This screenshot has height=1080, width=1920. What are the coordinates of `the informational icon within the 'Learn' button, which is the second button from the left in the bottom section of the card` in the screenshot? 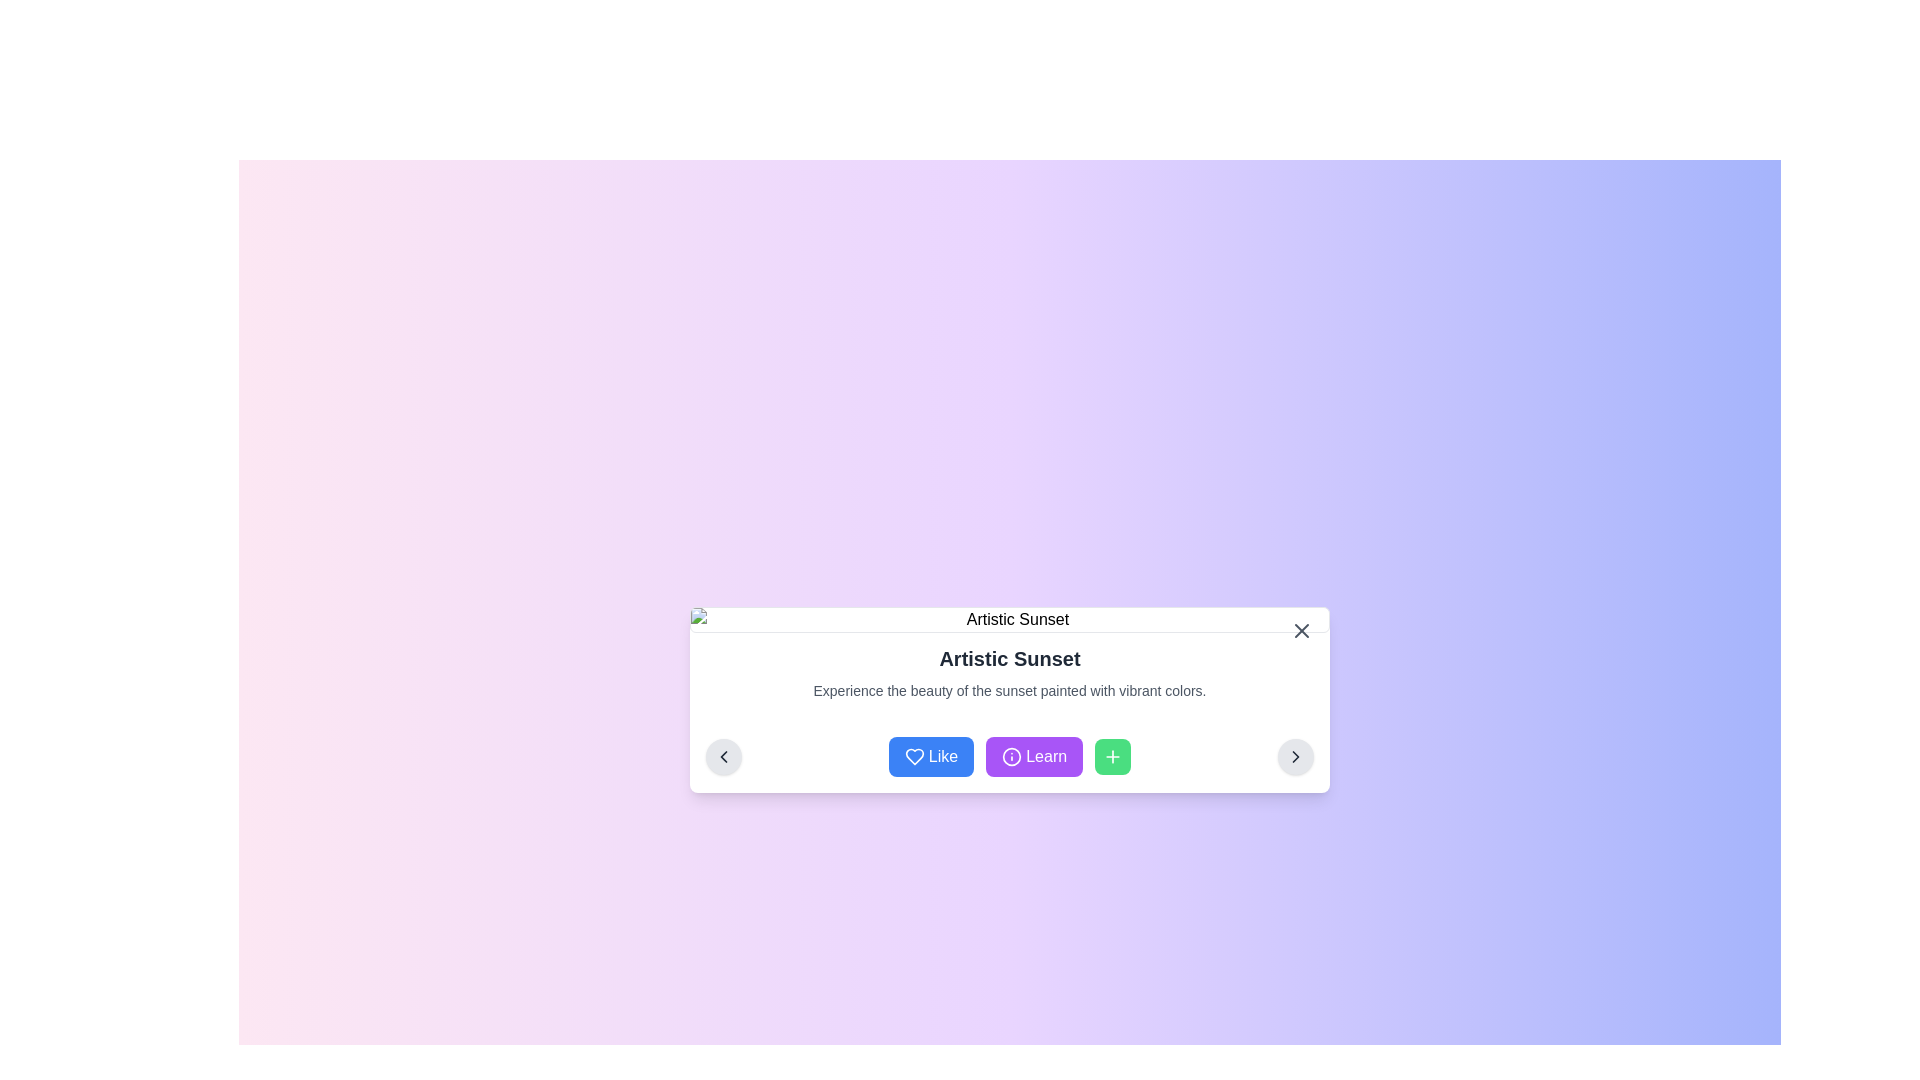 It's located at (1012, 756).